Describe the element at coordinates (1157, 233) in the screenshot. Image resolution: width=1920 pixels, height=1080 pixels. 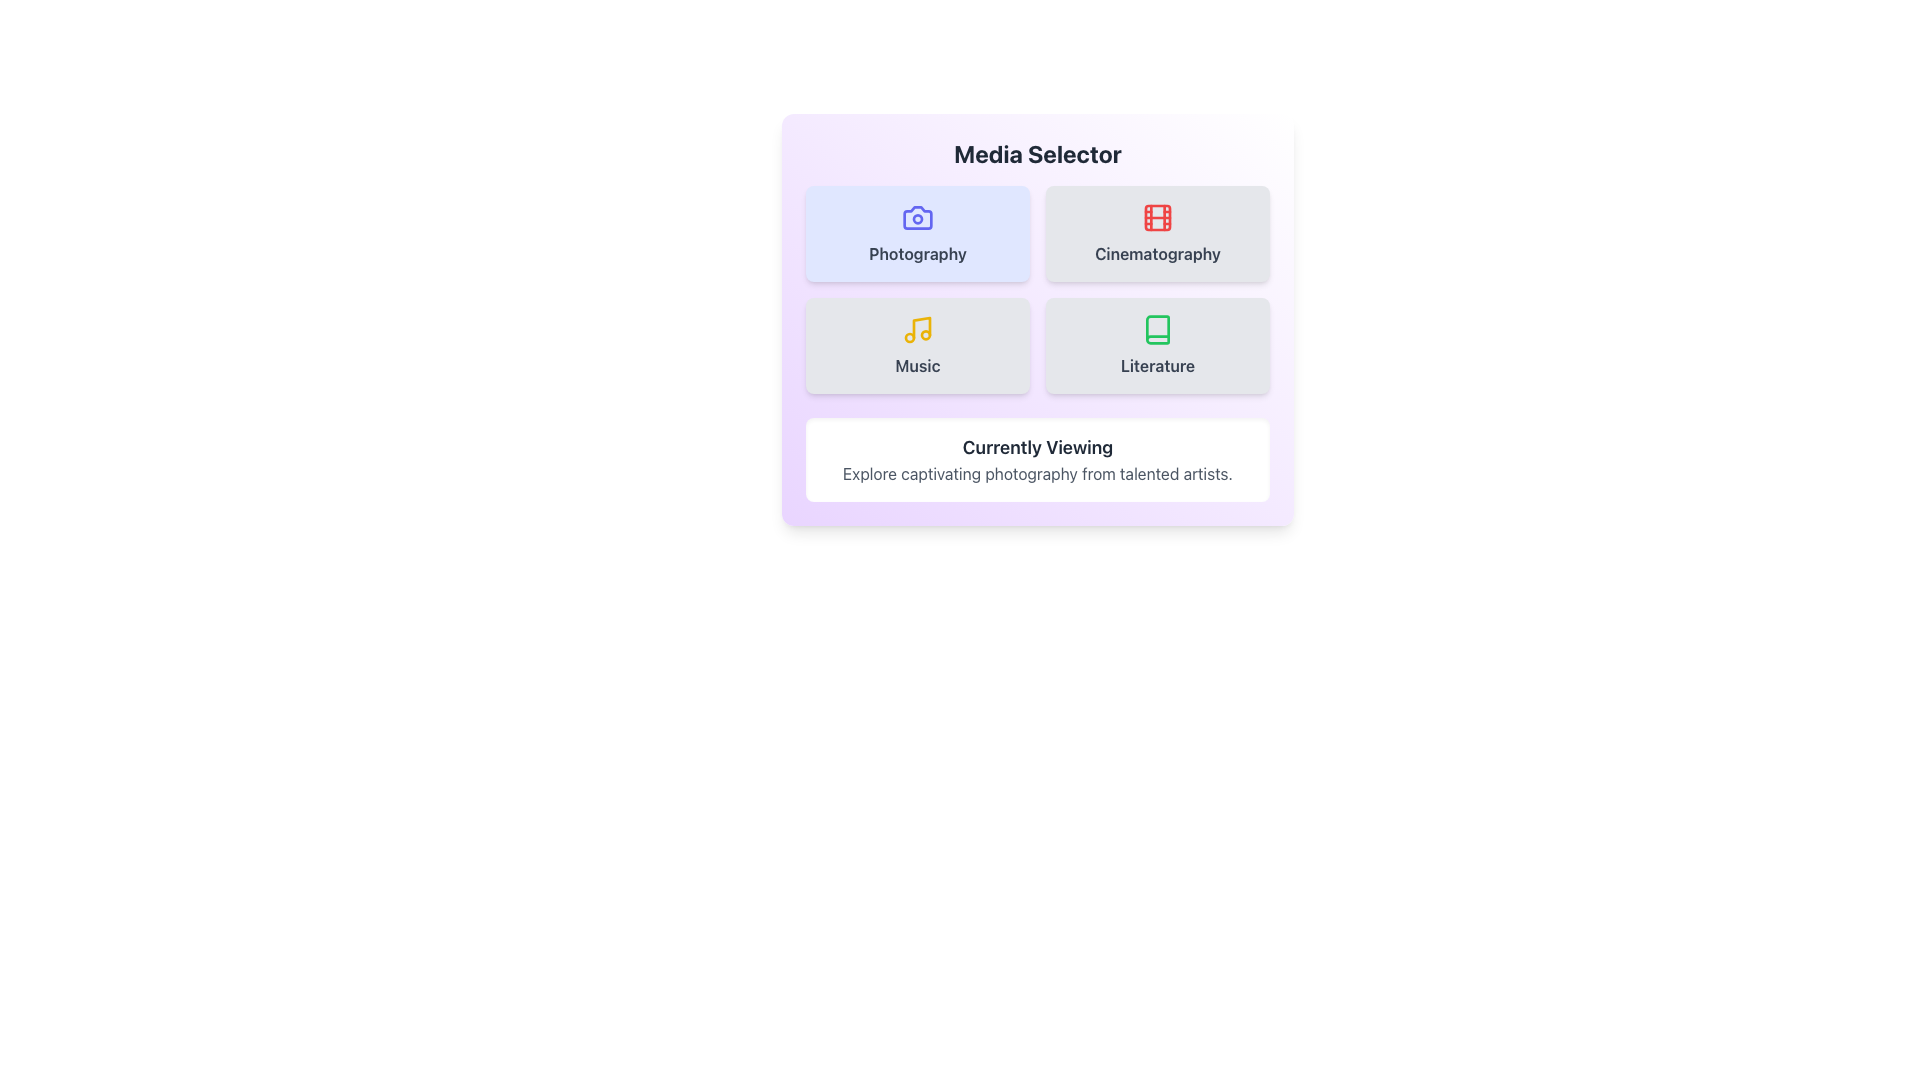
I see `the 'Cinematography' Interactive Card, which has a rounded rectangular shape, light gray background, and a red film reel icon at the top, to trigger the visual hover effect` at that location.